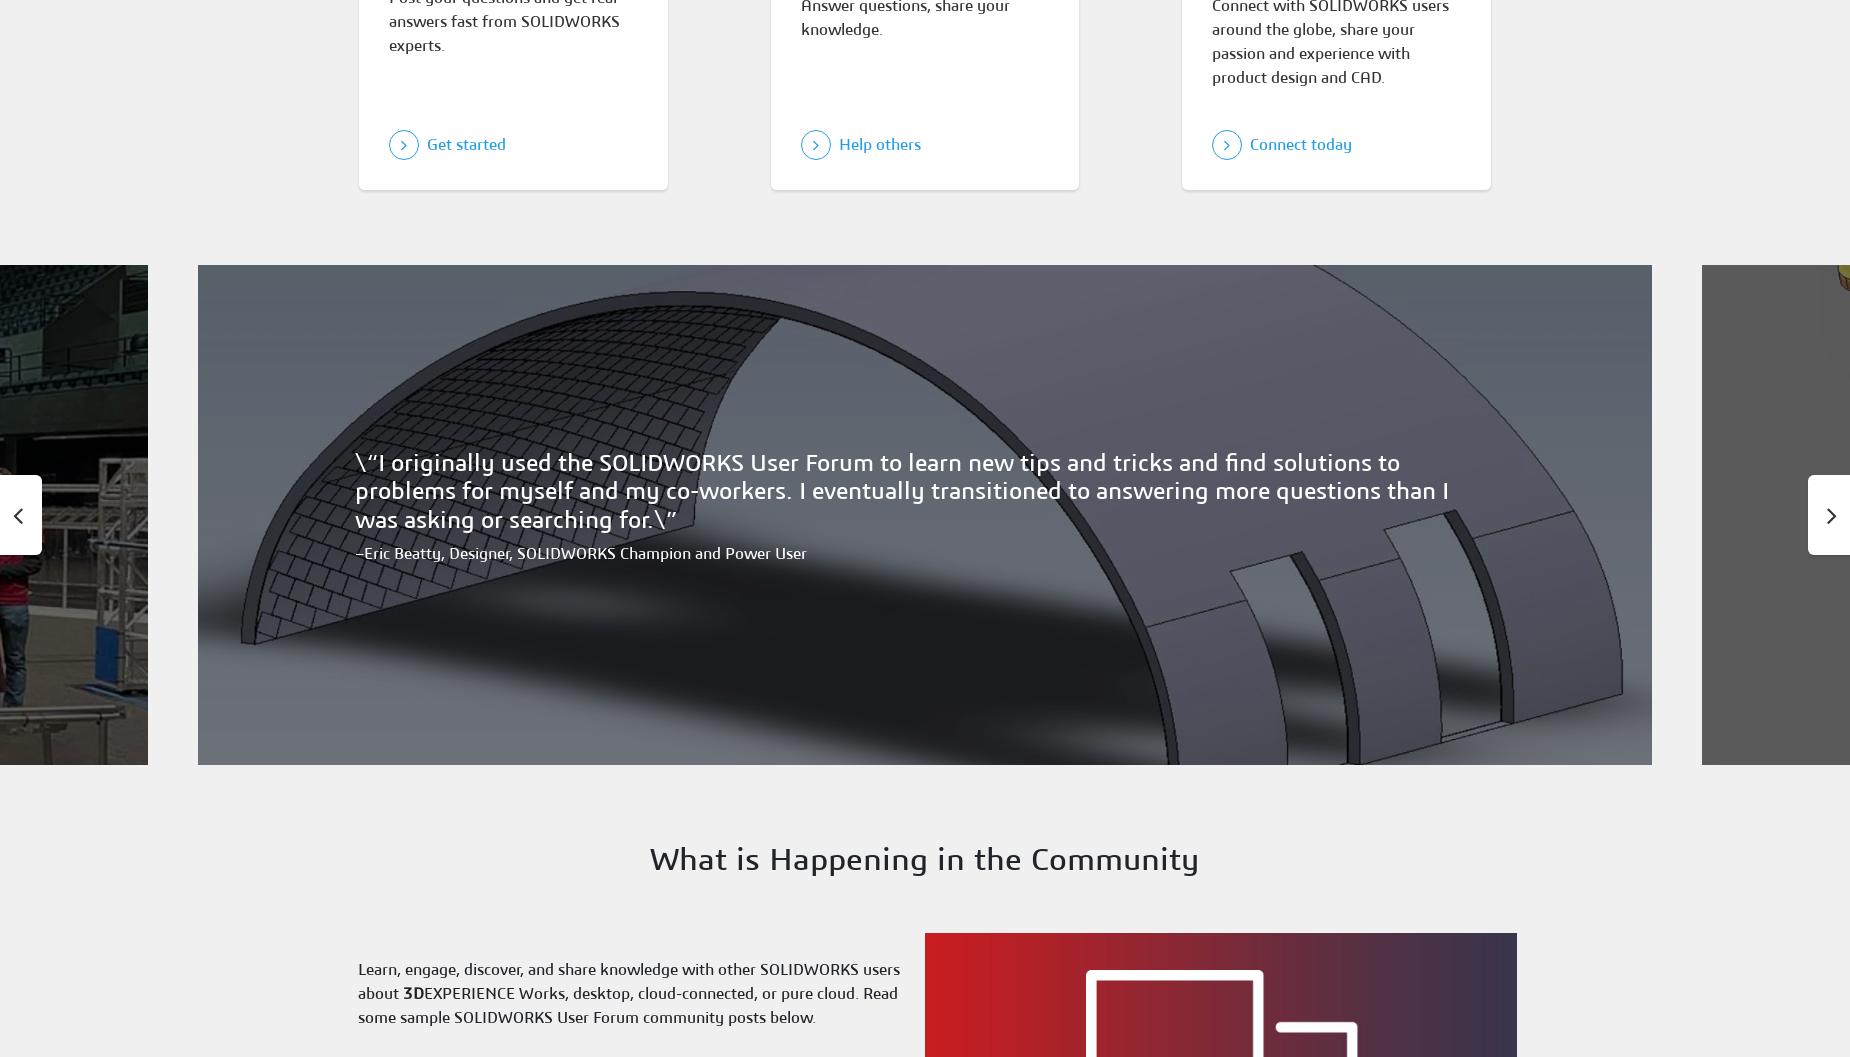 This screenshot has height=1057, width=1850. I want to click on 'I don’t have an existing ID – how do I get one and start?', so click(524, 352).